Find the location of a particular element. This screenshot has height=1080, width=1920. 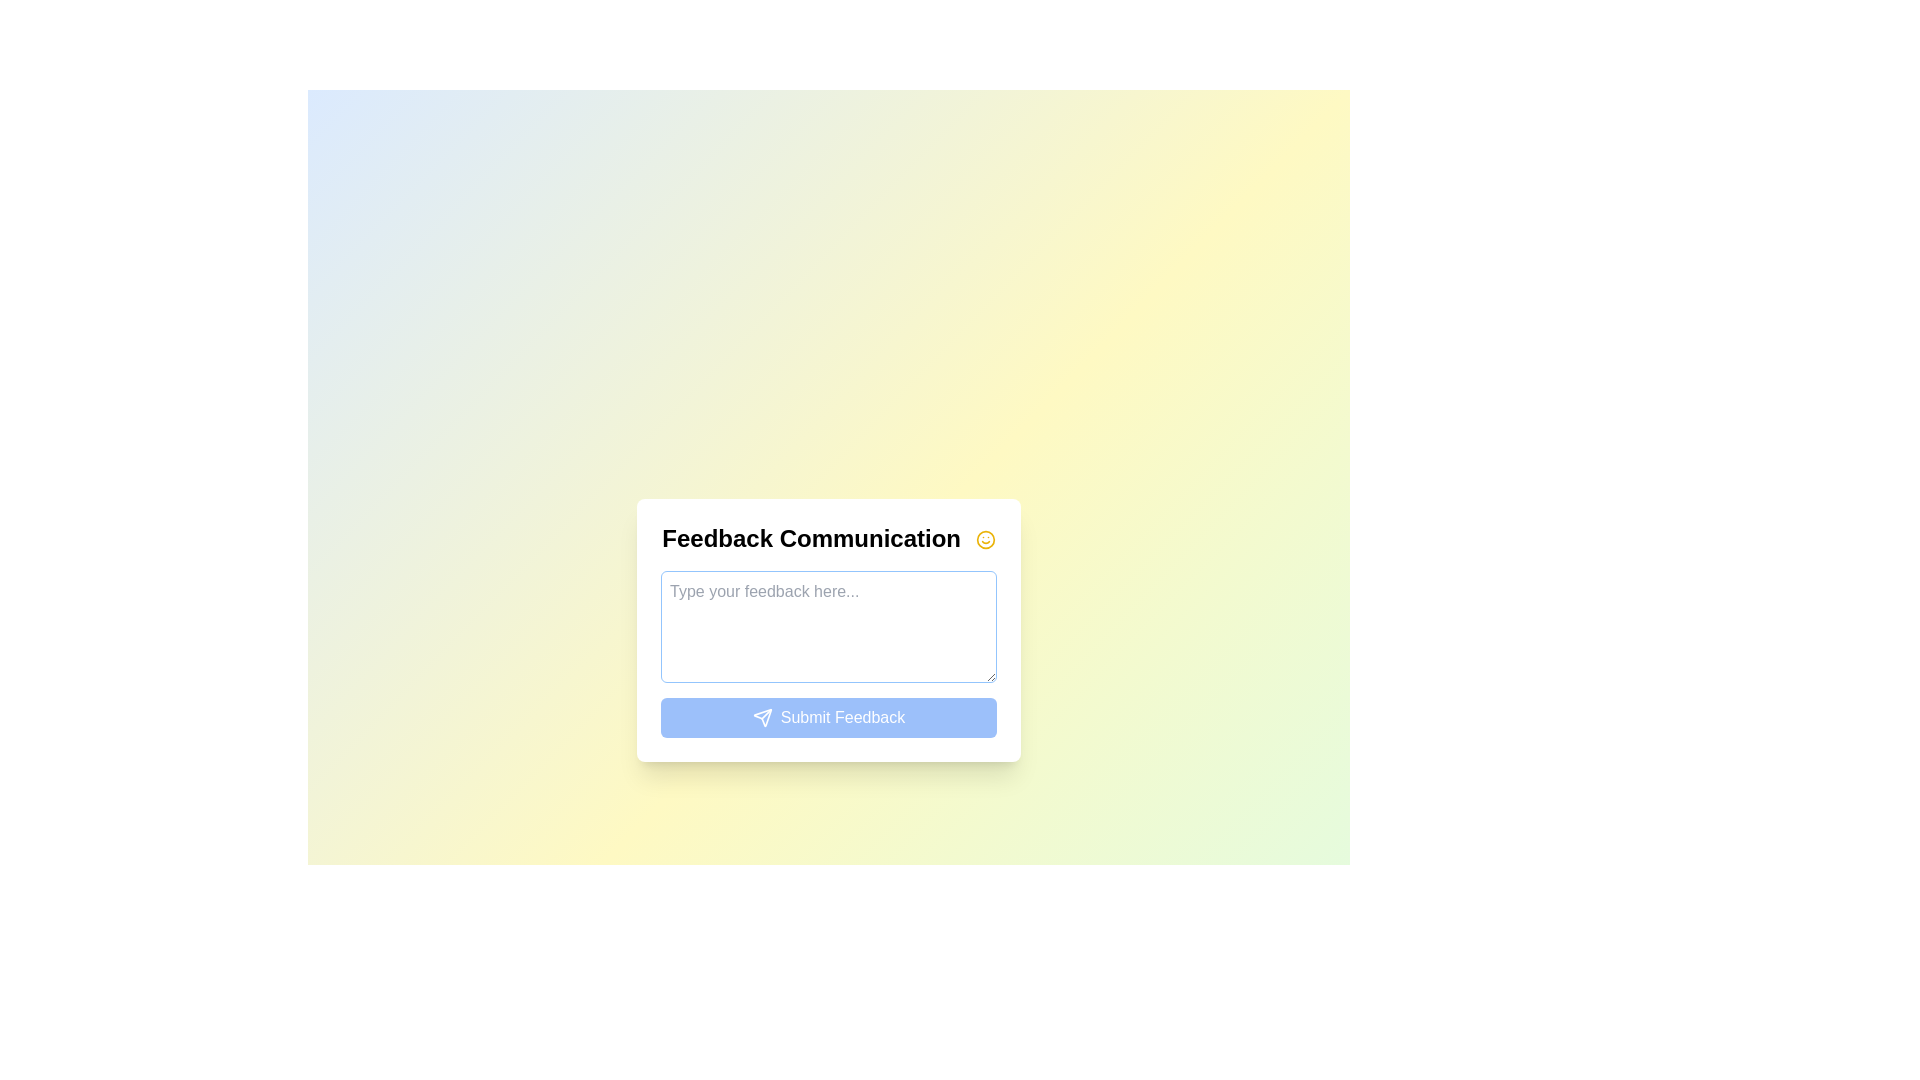

the triangular-shaped arrow icon inside the 'Submit Feedback' button, which is located on the left side of the button's text is located at coordinates (761, 716).